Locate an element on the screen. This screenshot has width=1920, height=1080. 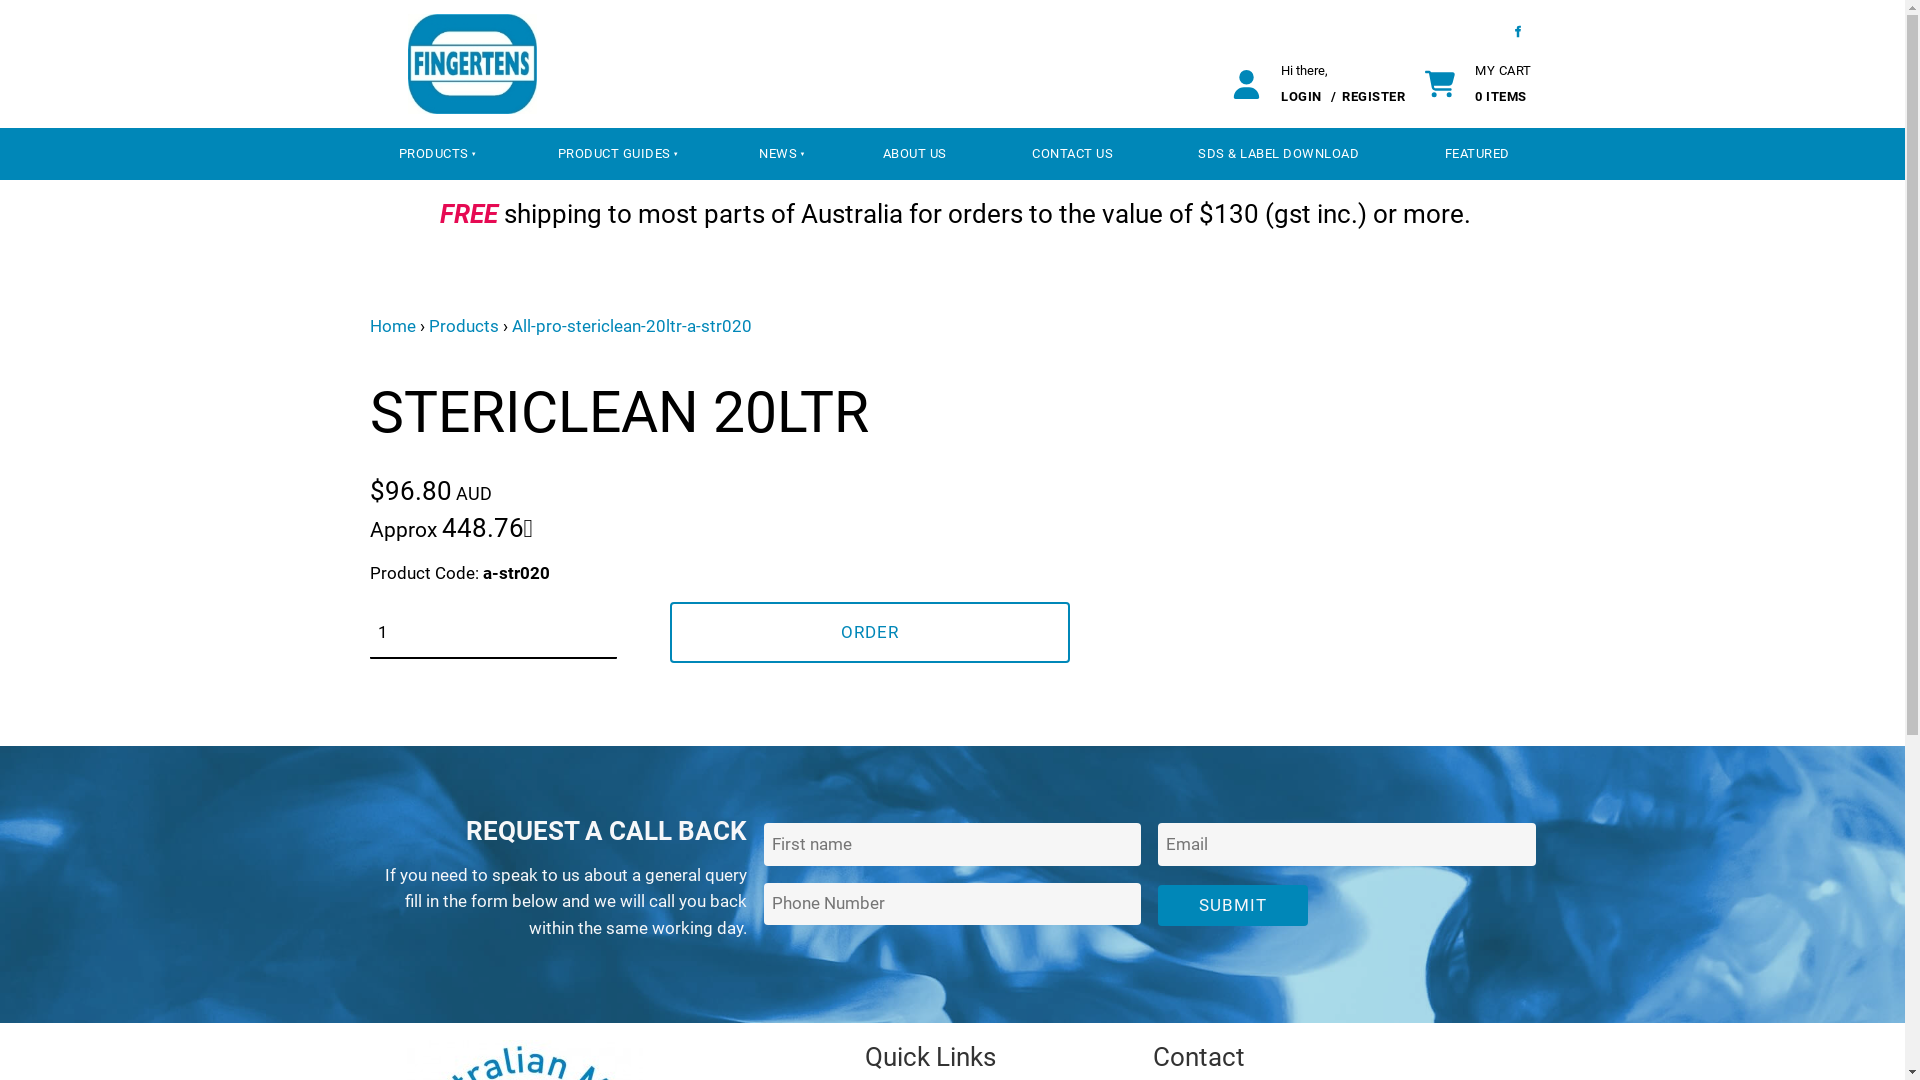
'ORDER' is located at coordinates (869, 632).